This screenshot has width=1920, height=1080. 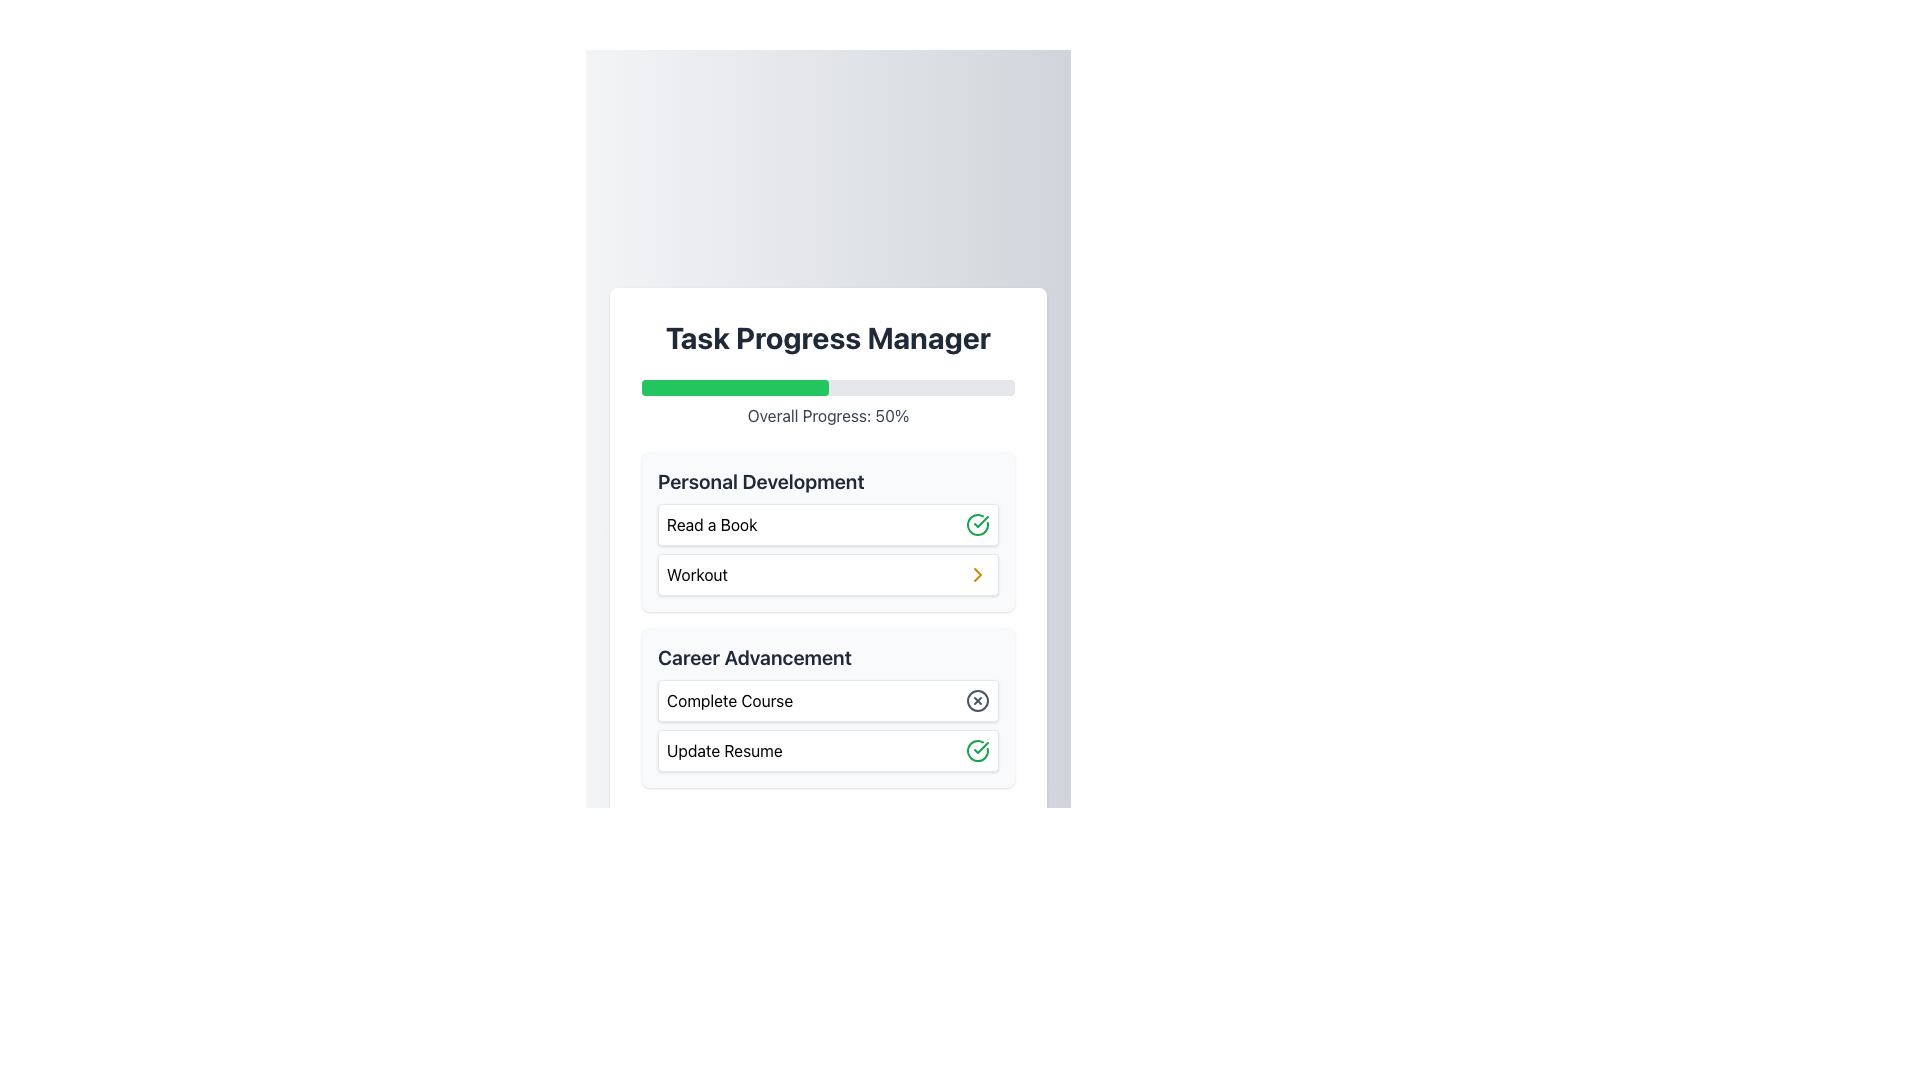 What do you see at coordinates (828, 415) in the screenshot?
I see `the text label reading 'Overall Progress: 50%' located beneath the green progress bar in the 'Task Progress Manager' section` at bounding box center [828, 415].